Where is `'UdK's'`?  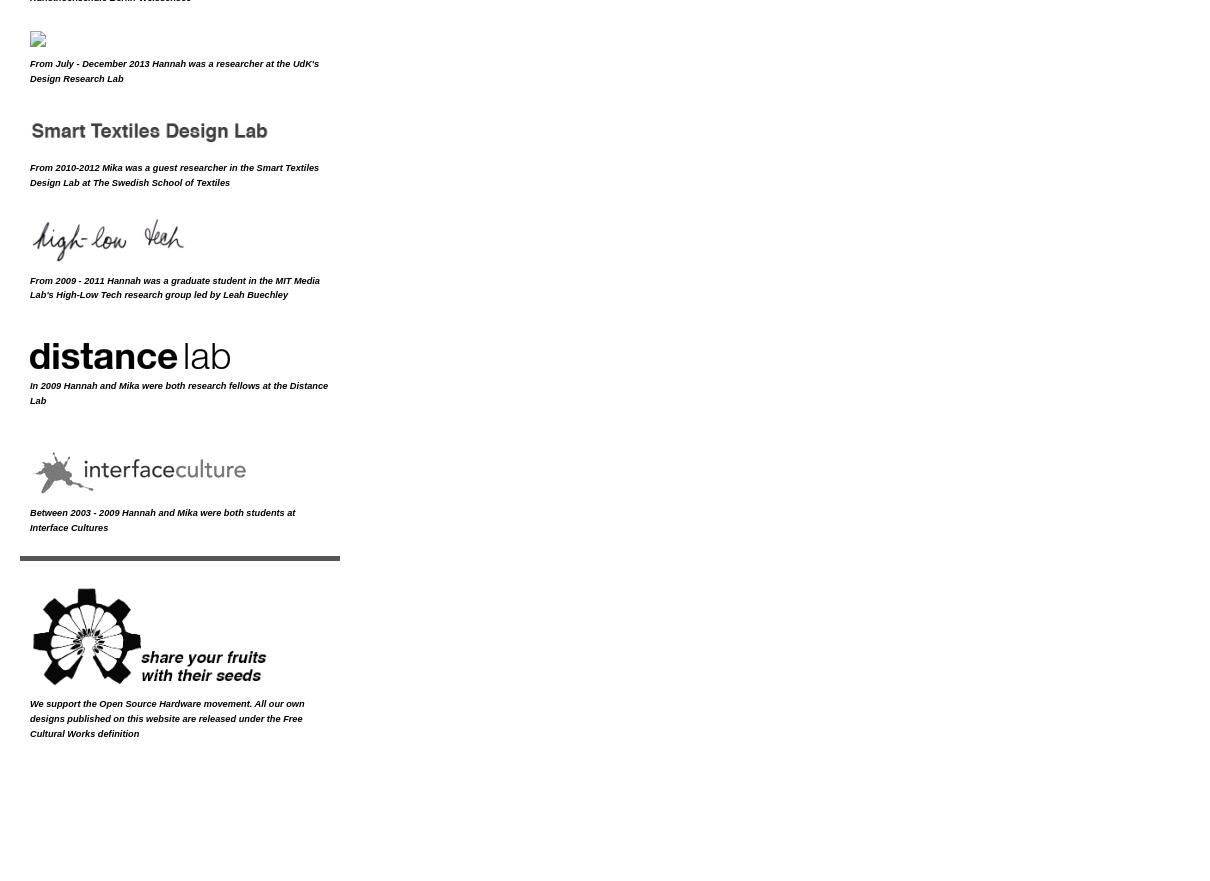 'UdK's' is located at coordinates (305, 62).